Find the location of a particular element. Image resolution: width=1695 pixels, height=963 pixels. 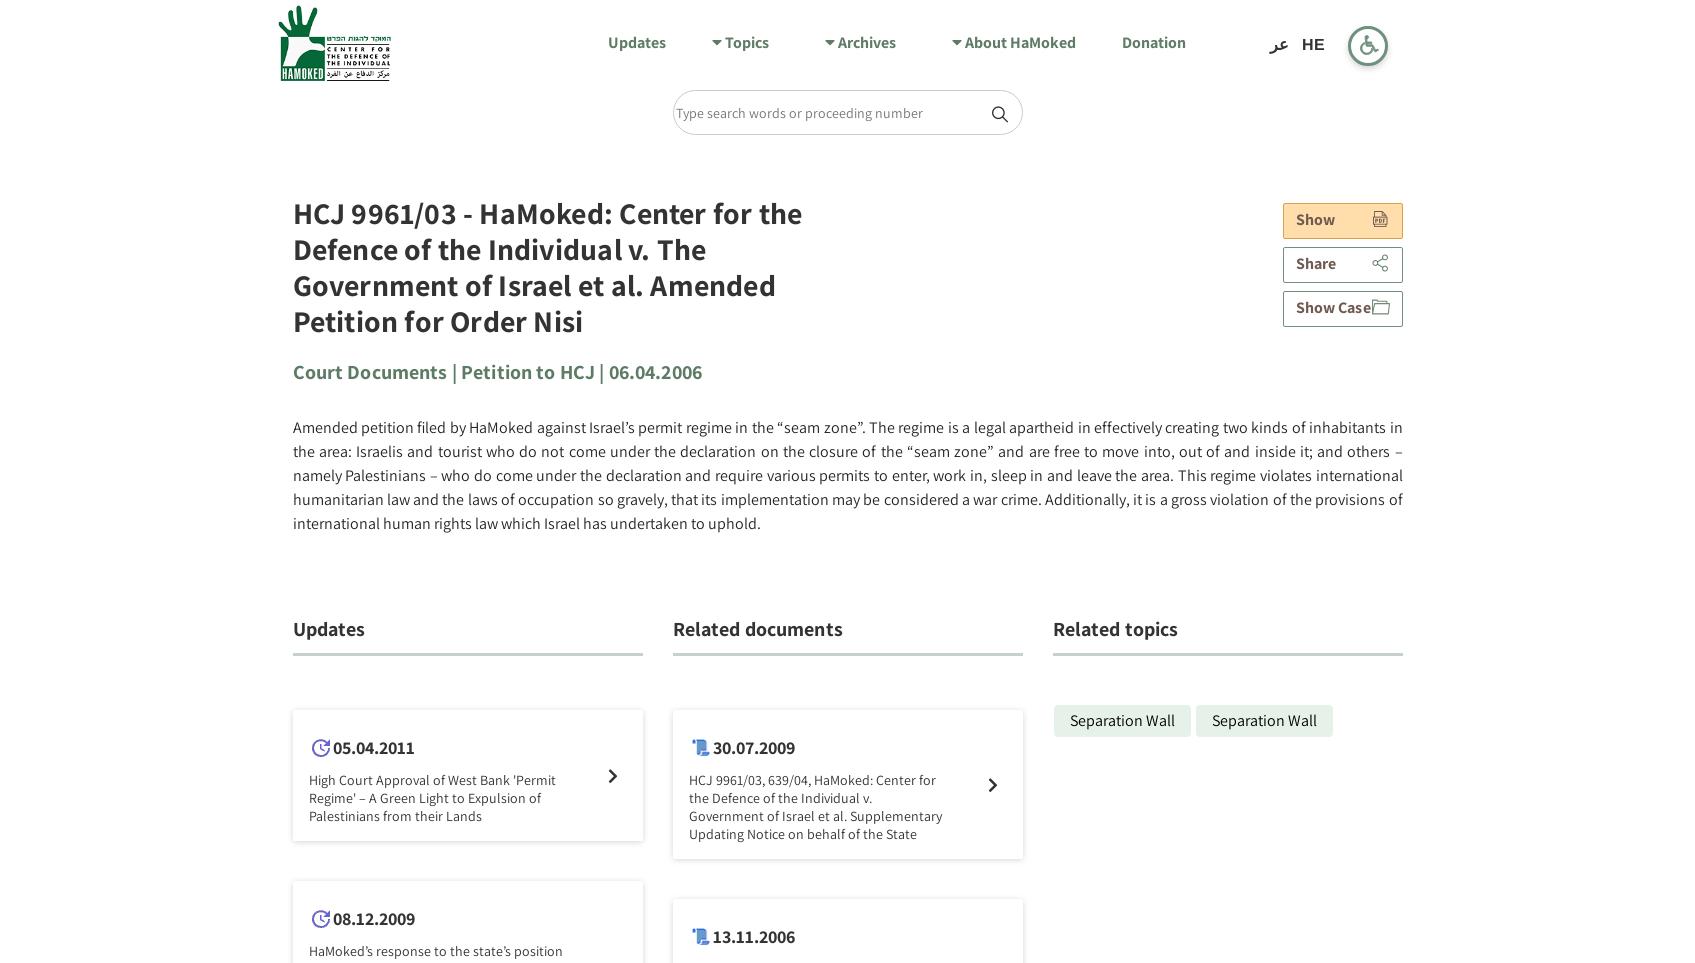

'08.12.2009' is located at coordinates (331, 917).